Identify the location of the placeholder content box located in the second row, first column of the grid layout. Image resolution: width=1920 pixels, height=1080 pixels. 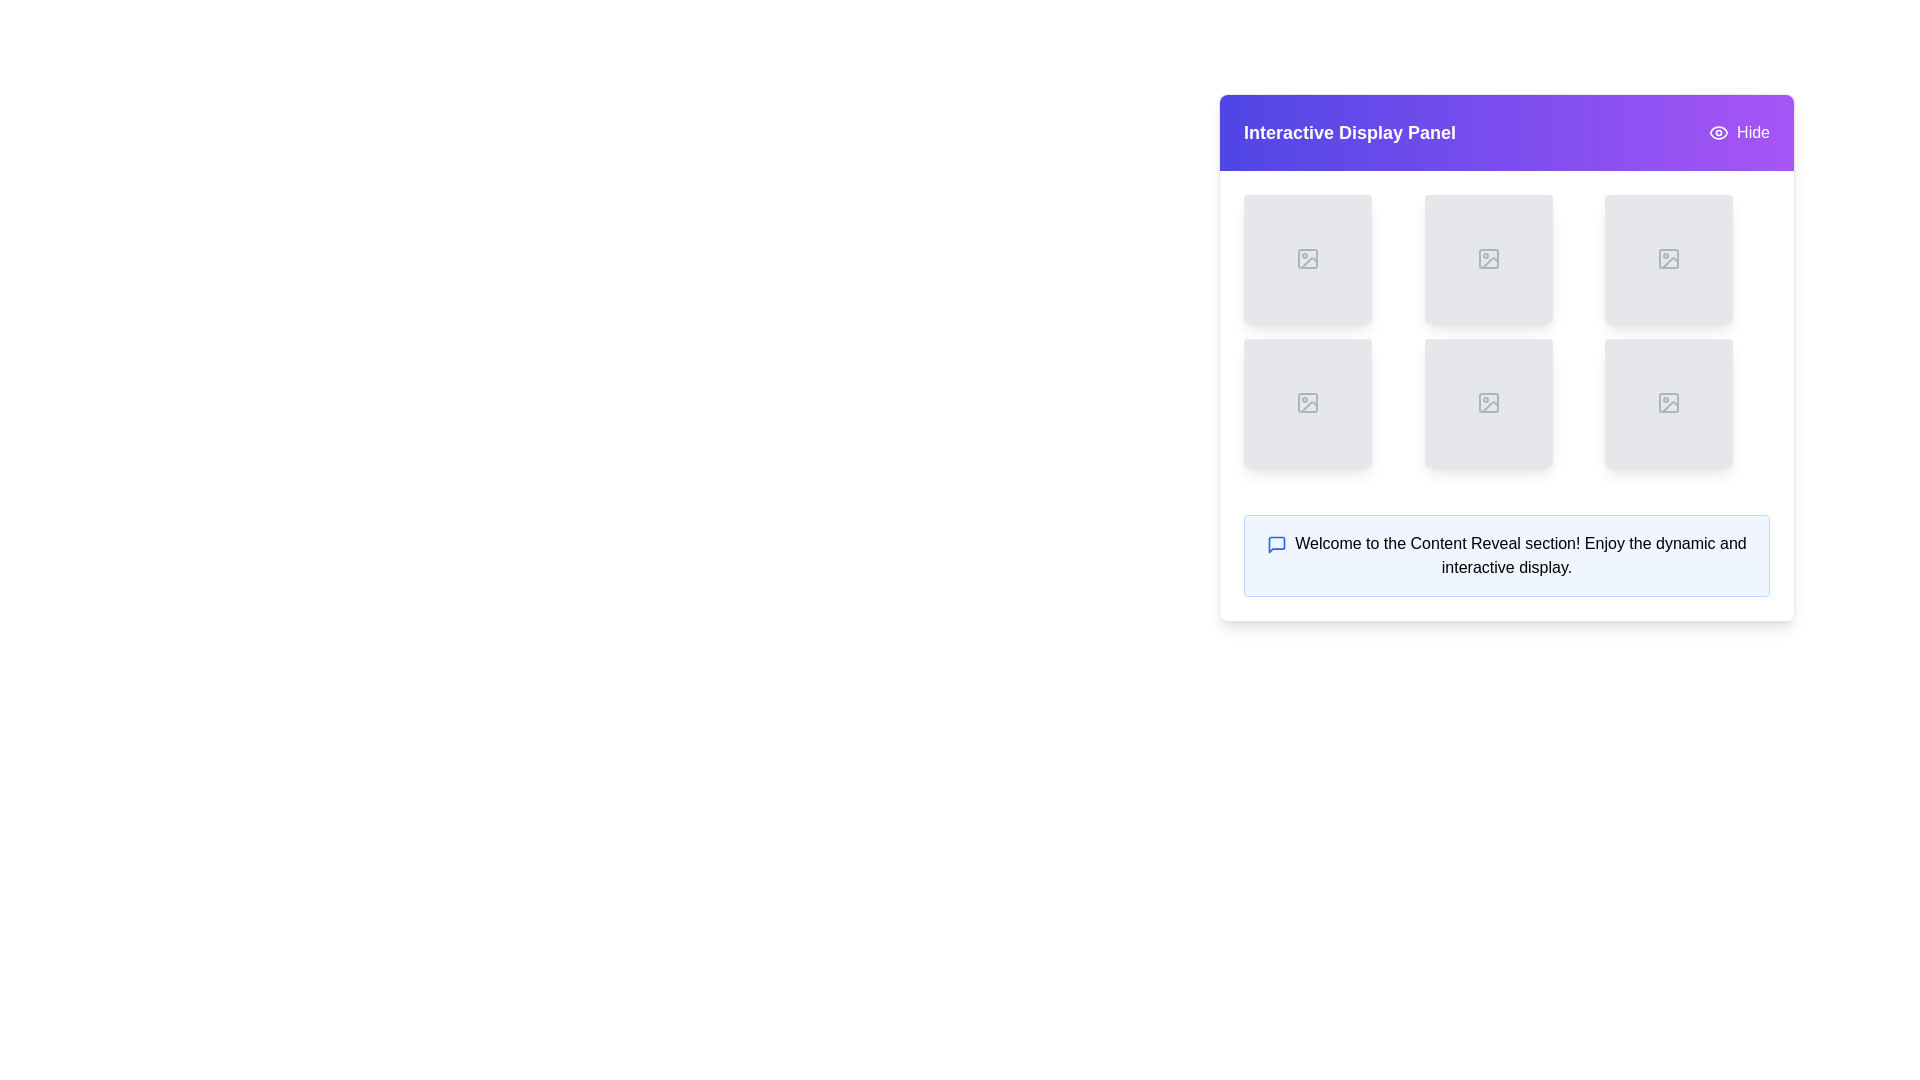
(1308, 402).